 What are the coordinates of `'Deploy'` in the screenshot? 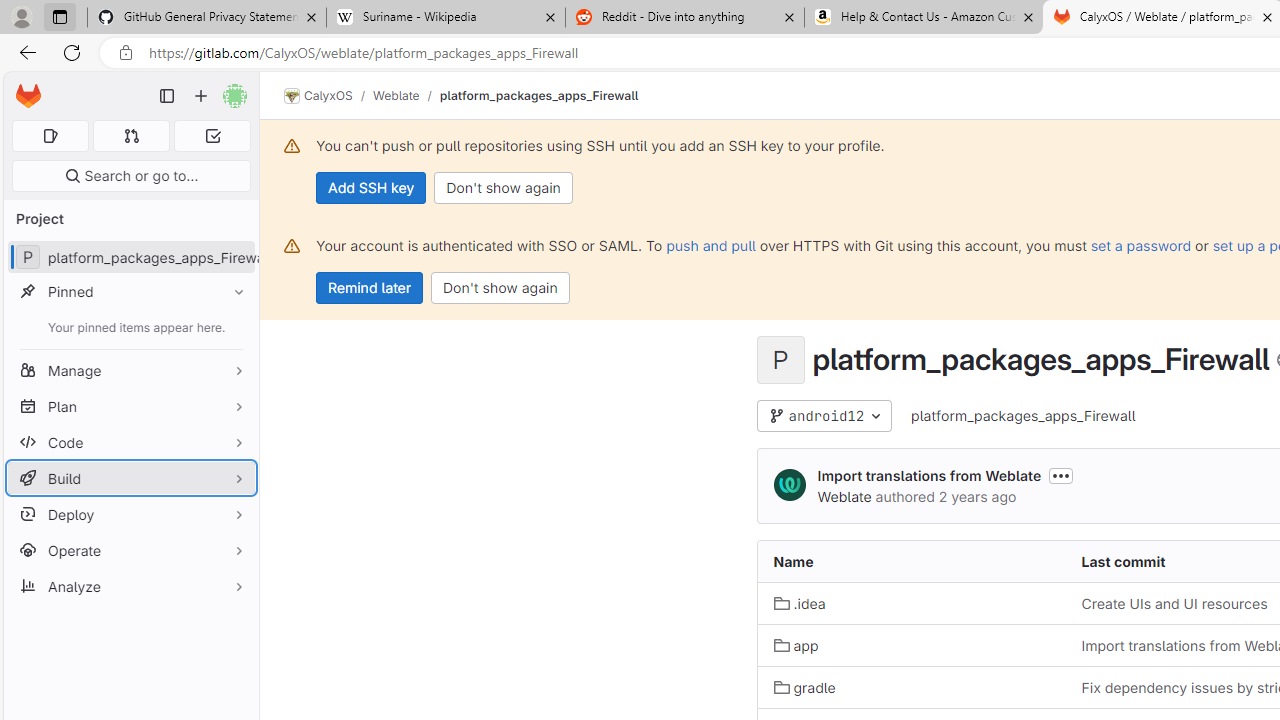 It's located at (130, 513).